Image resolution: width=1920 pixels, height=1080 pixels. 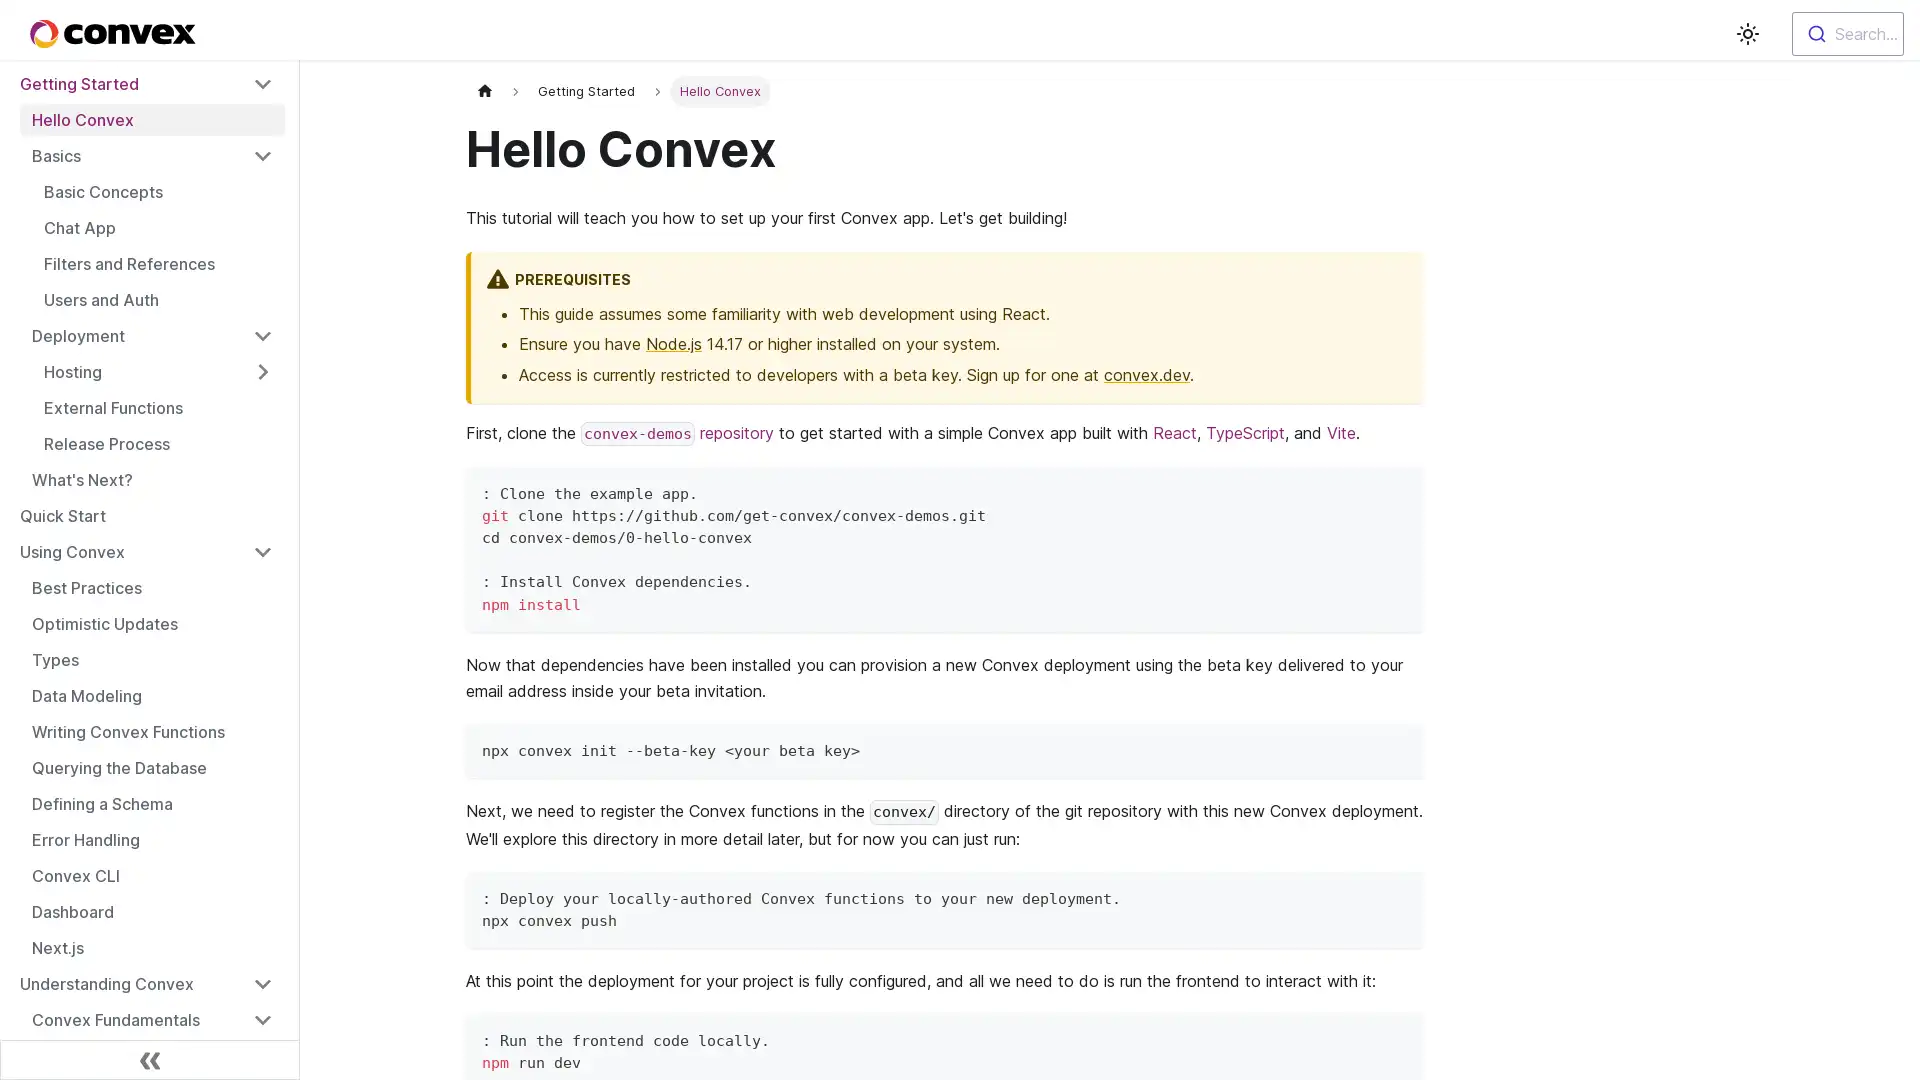 I want to click on Copy code to clipboard, so click(x=1398, y=491).